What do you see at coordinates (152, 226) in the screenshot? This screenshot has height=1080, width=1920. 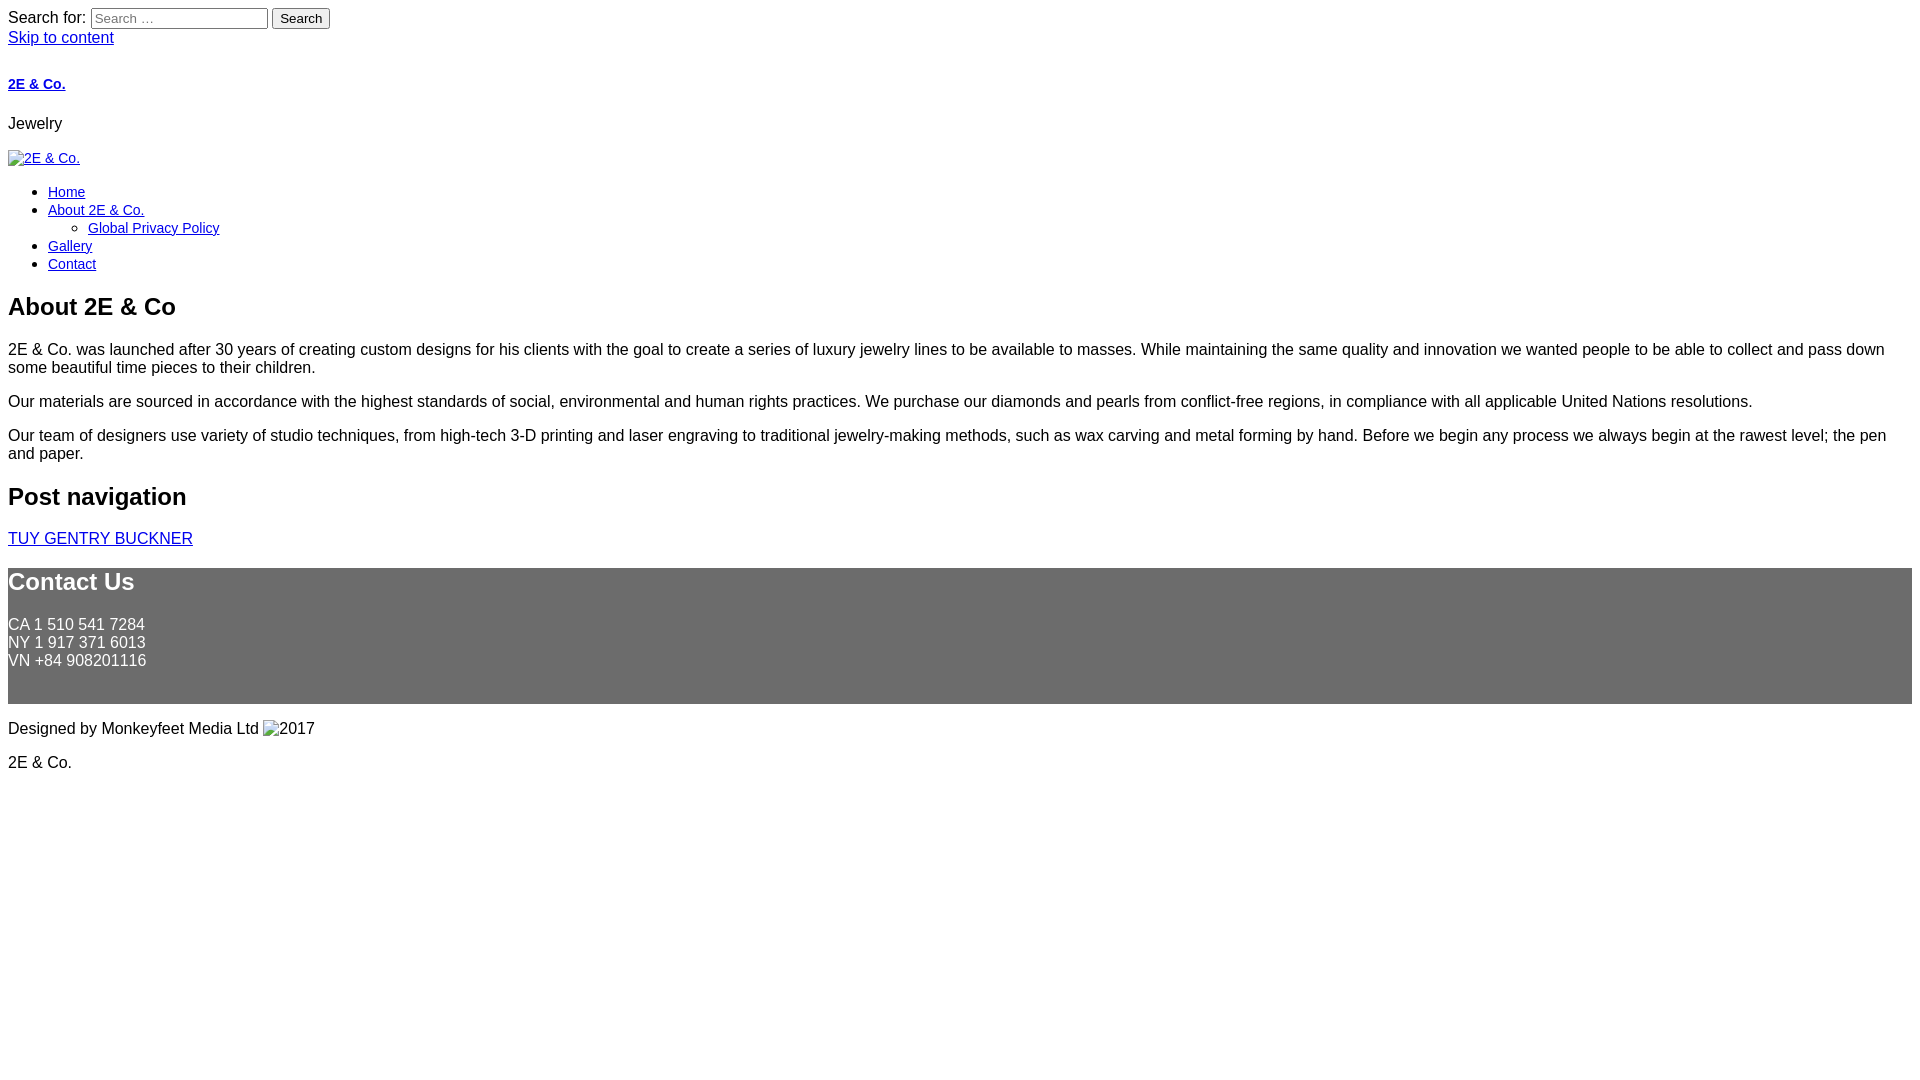 I see `'Global Privacy Policy'` at bounding box center [152, 226].